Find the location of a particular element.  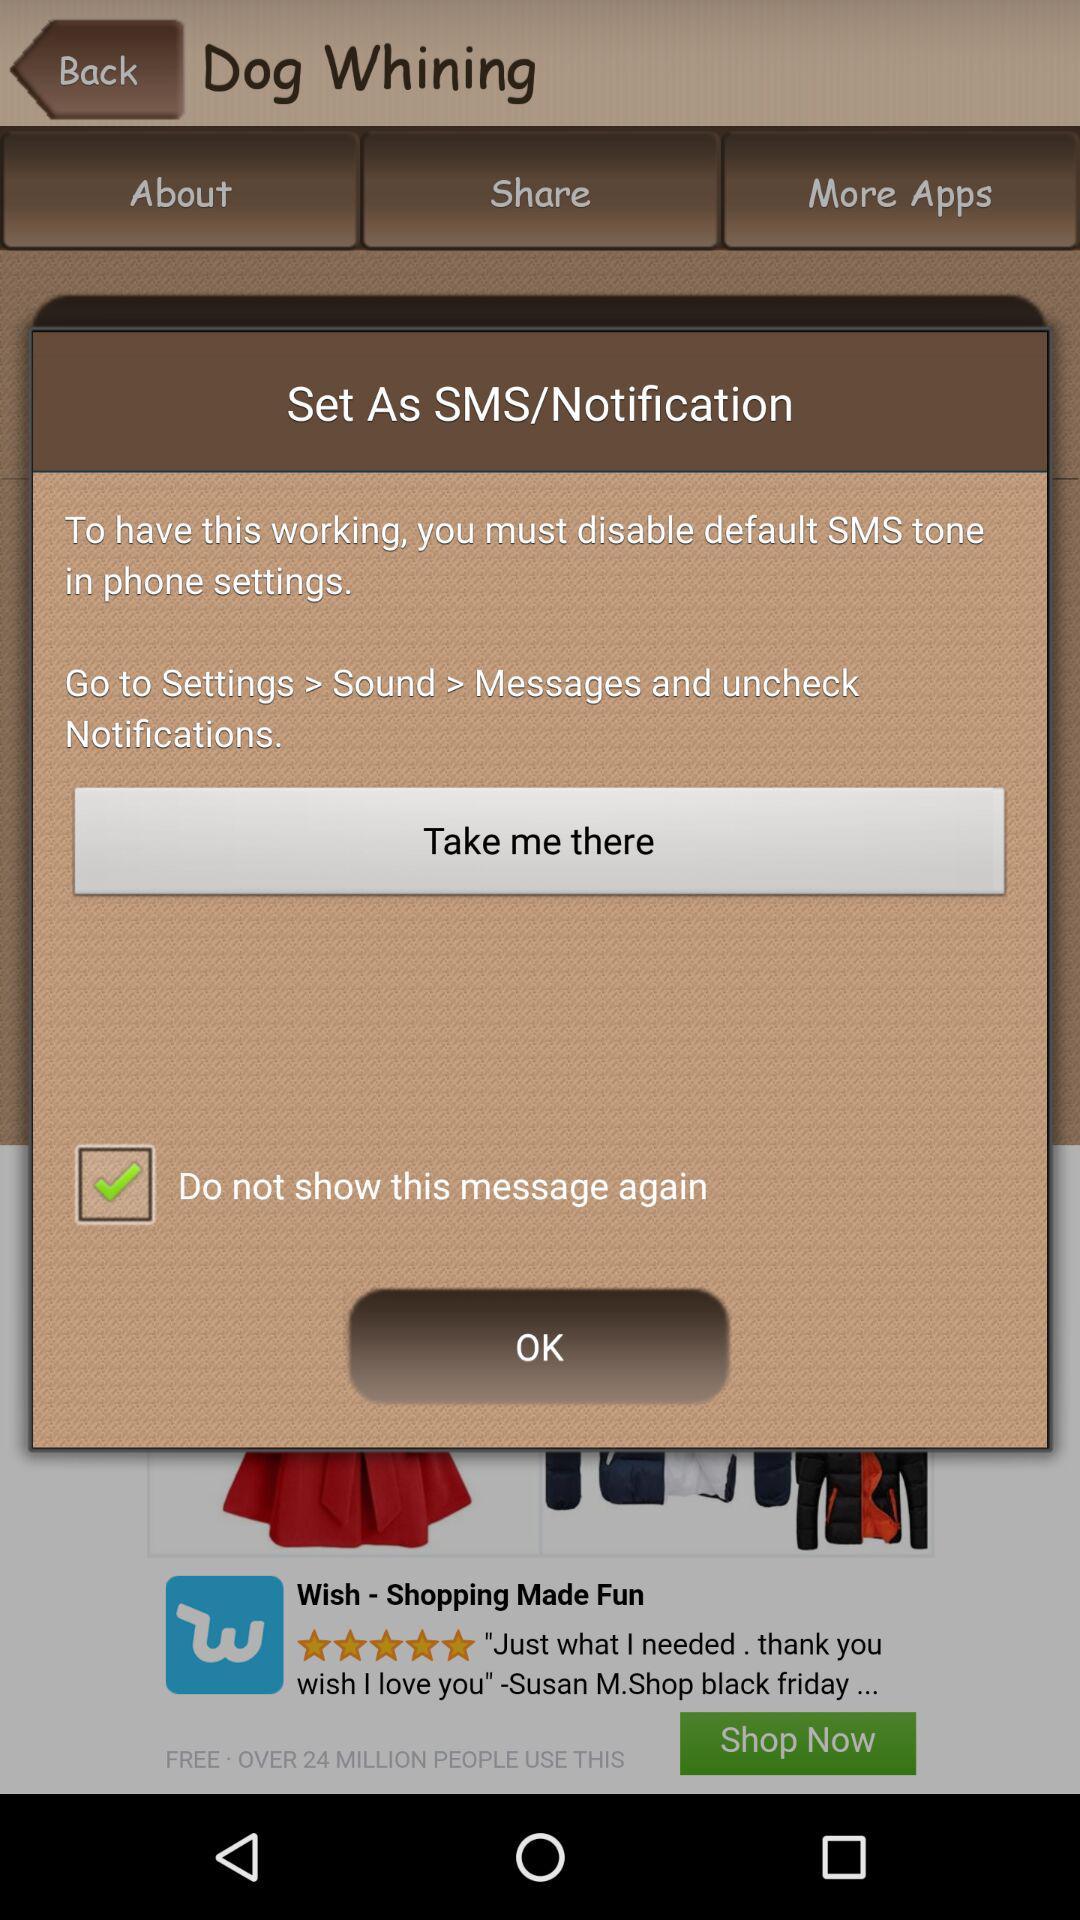

check/uncheck message notification is located at coordinates (114, 1182).